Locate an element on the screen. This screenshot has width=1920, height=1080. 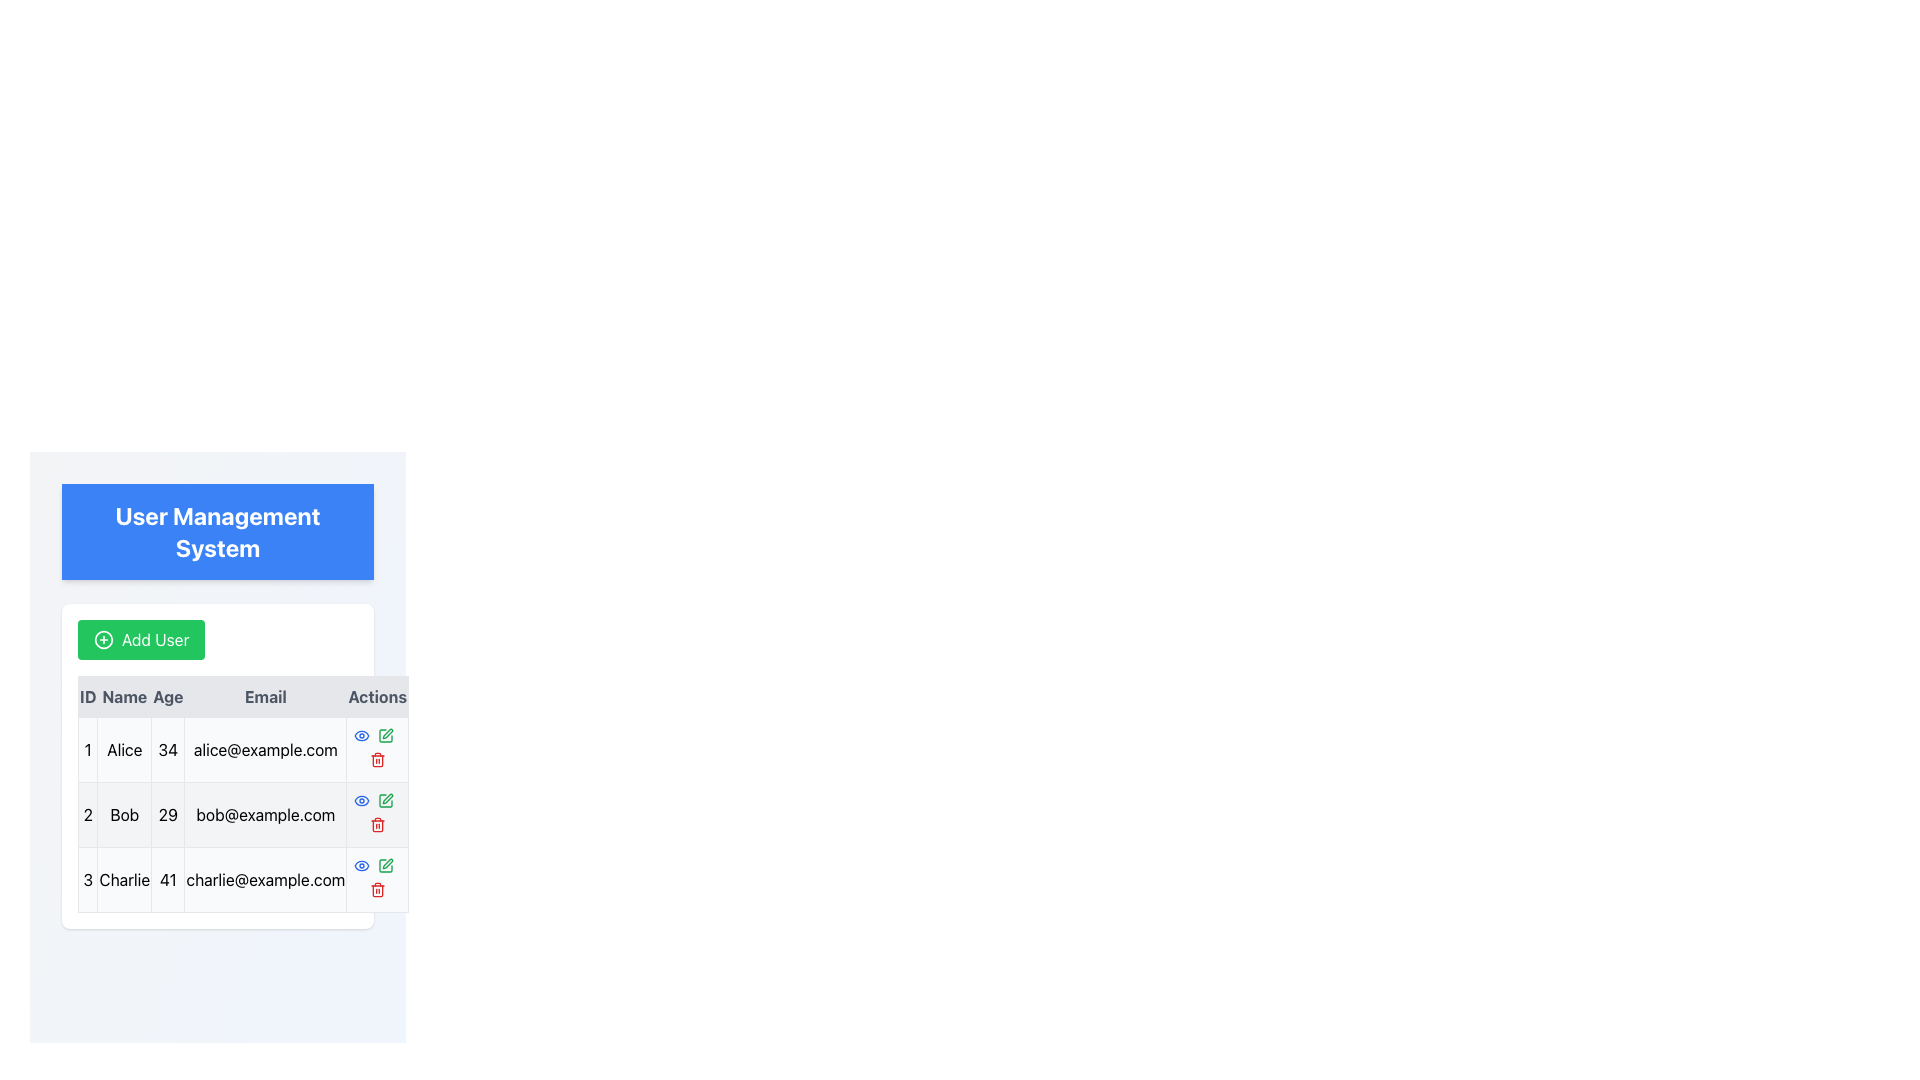
the circular icon with a plus symbol located to the left of the green 'Add User' button, which is below the blue 'User Management System' banner is located at coordinates (103, 640).